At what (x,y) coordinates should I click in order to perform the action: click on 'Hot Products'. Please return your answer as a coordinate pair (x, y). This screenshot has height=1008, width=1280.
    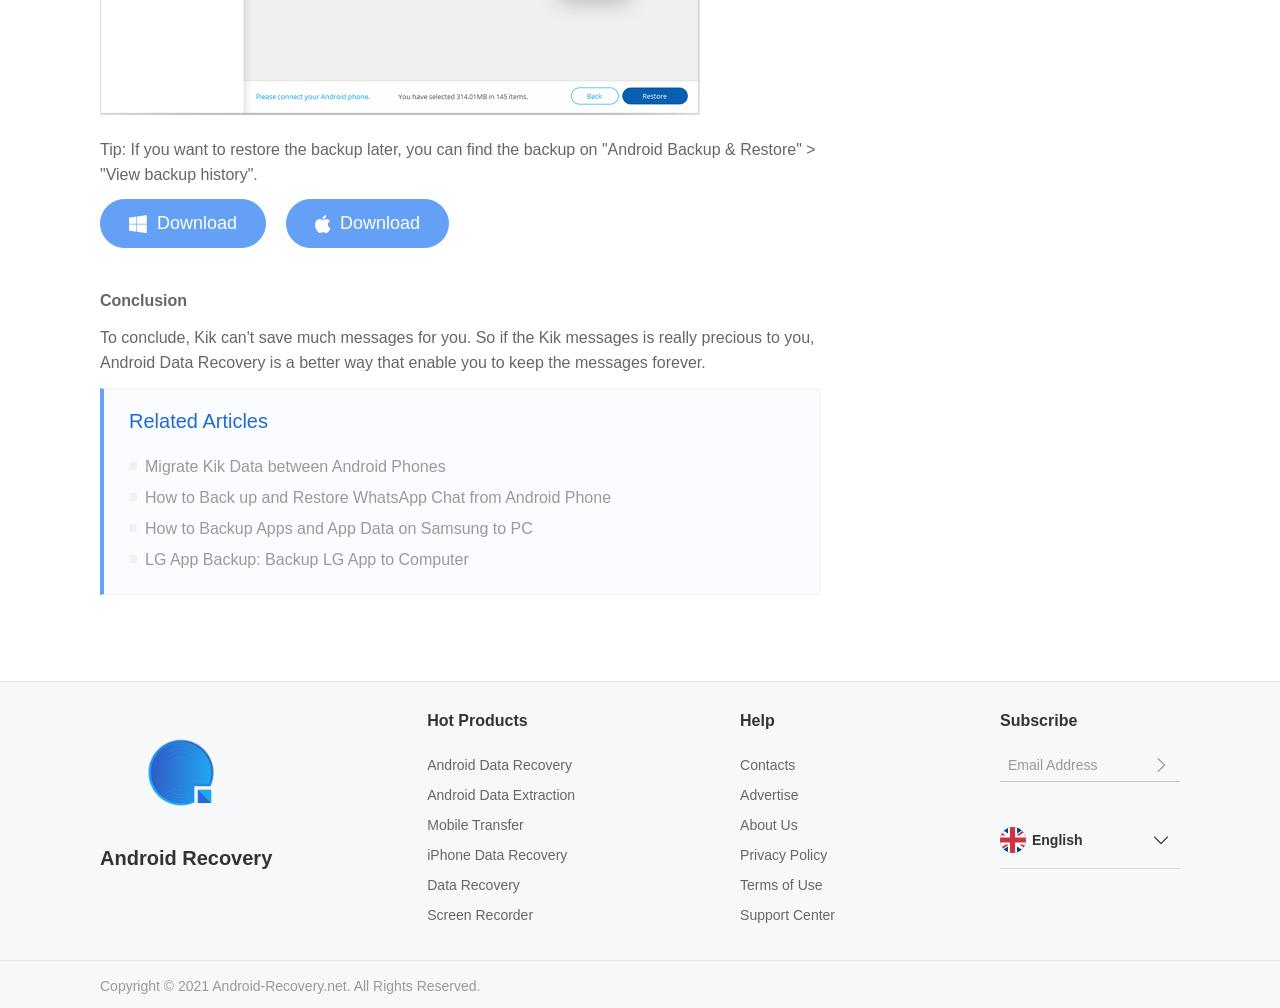
    Looking at the image, I should click on (476, 719).